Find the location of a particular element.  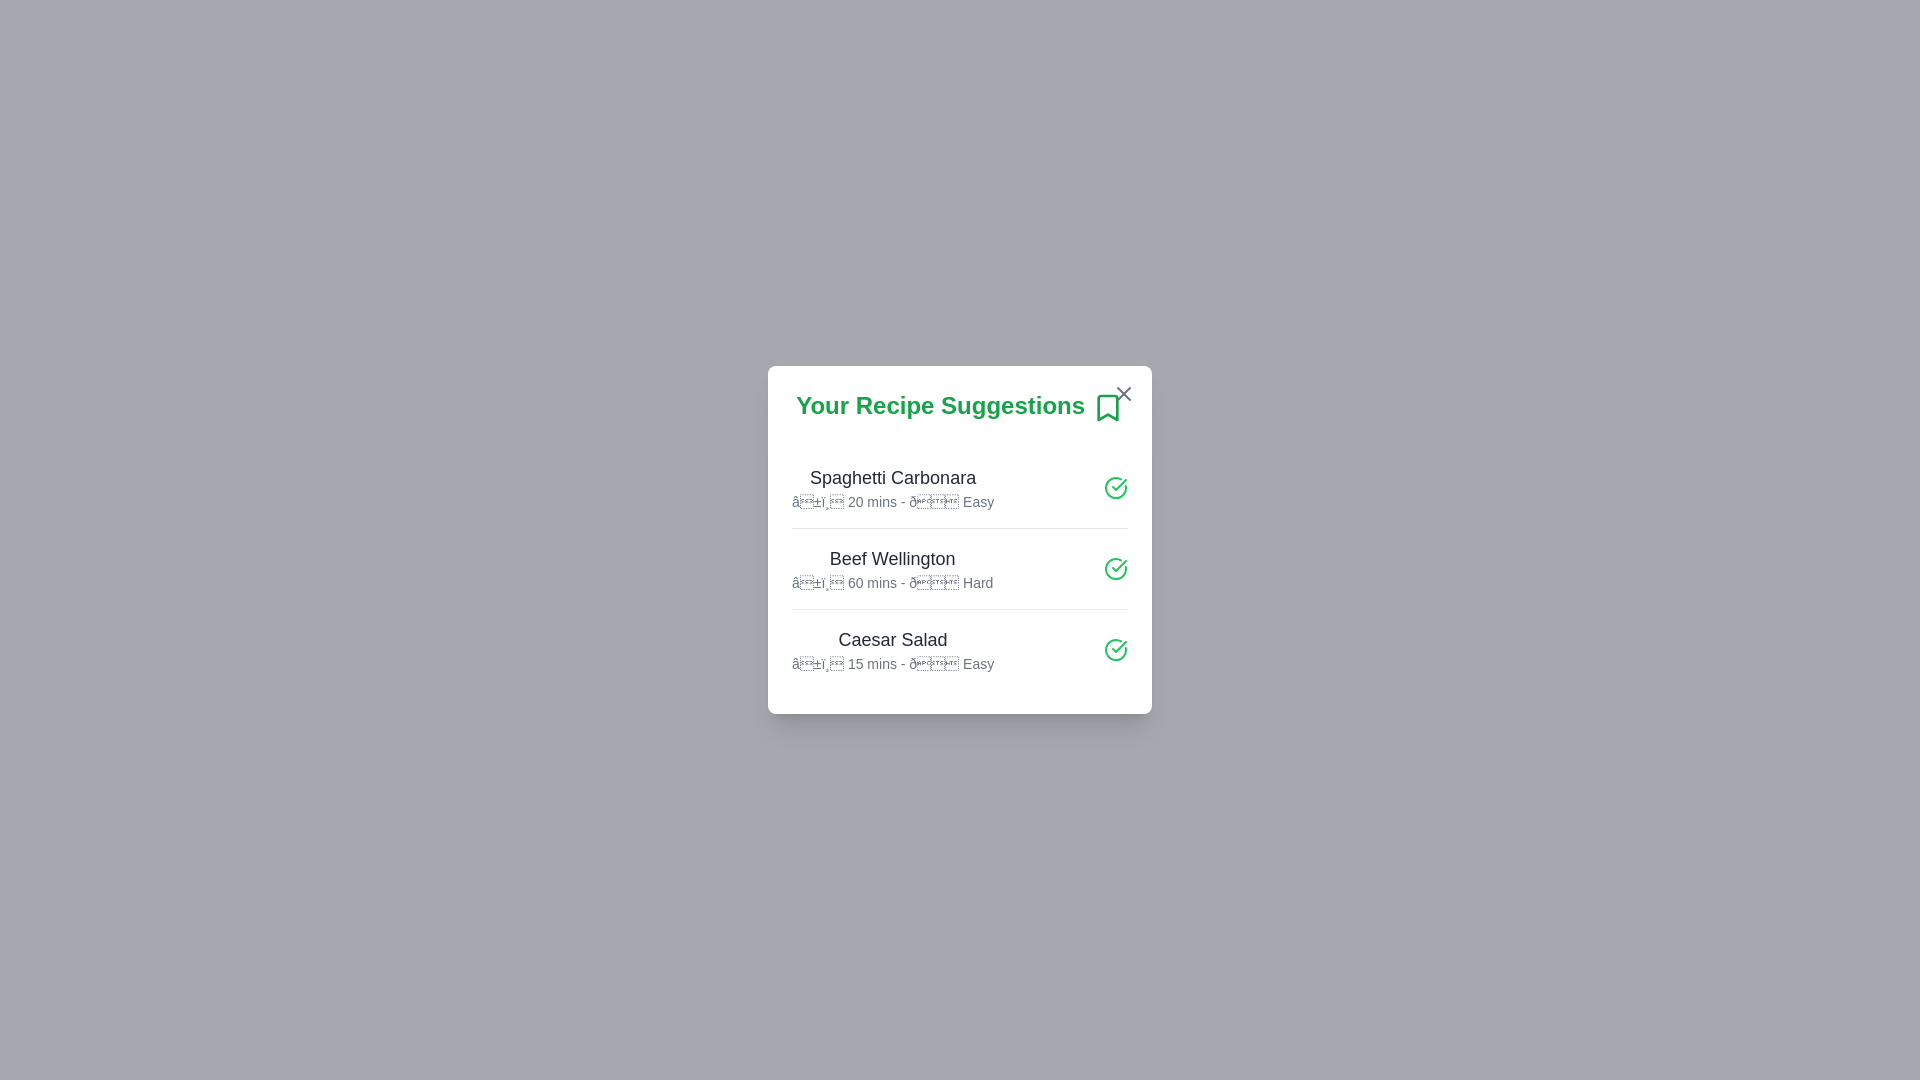

close button to close the dialog is located at coordinates (1123, 393).